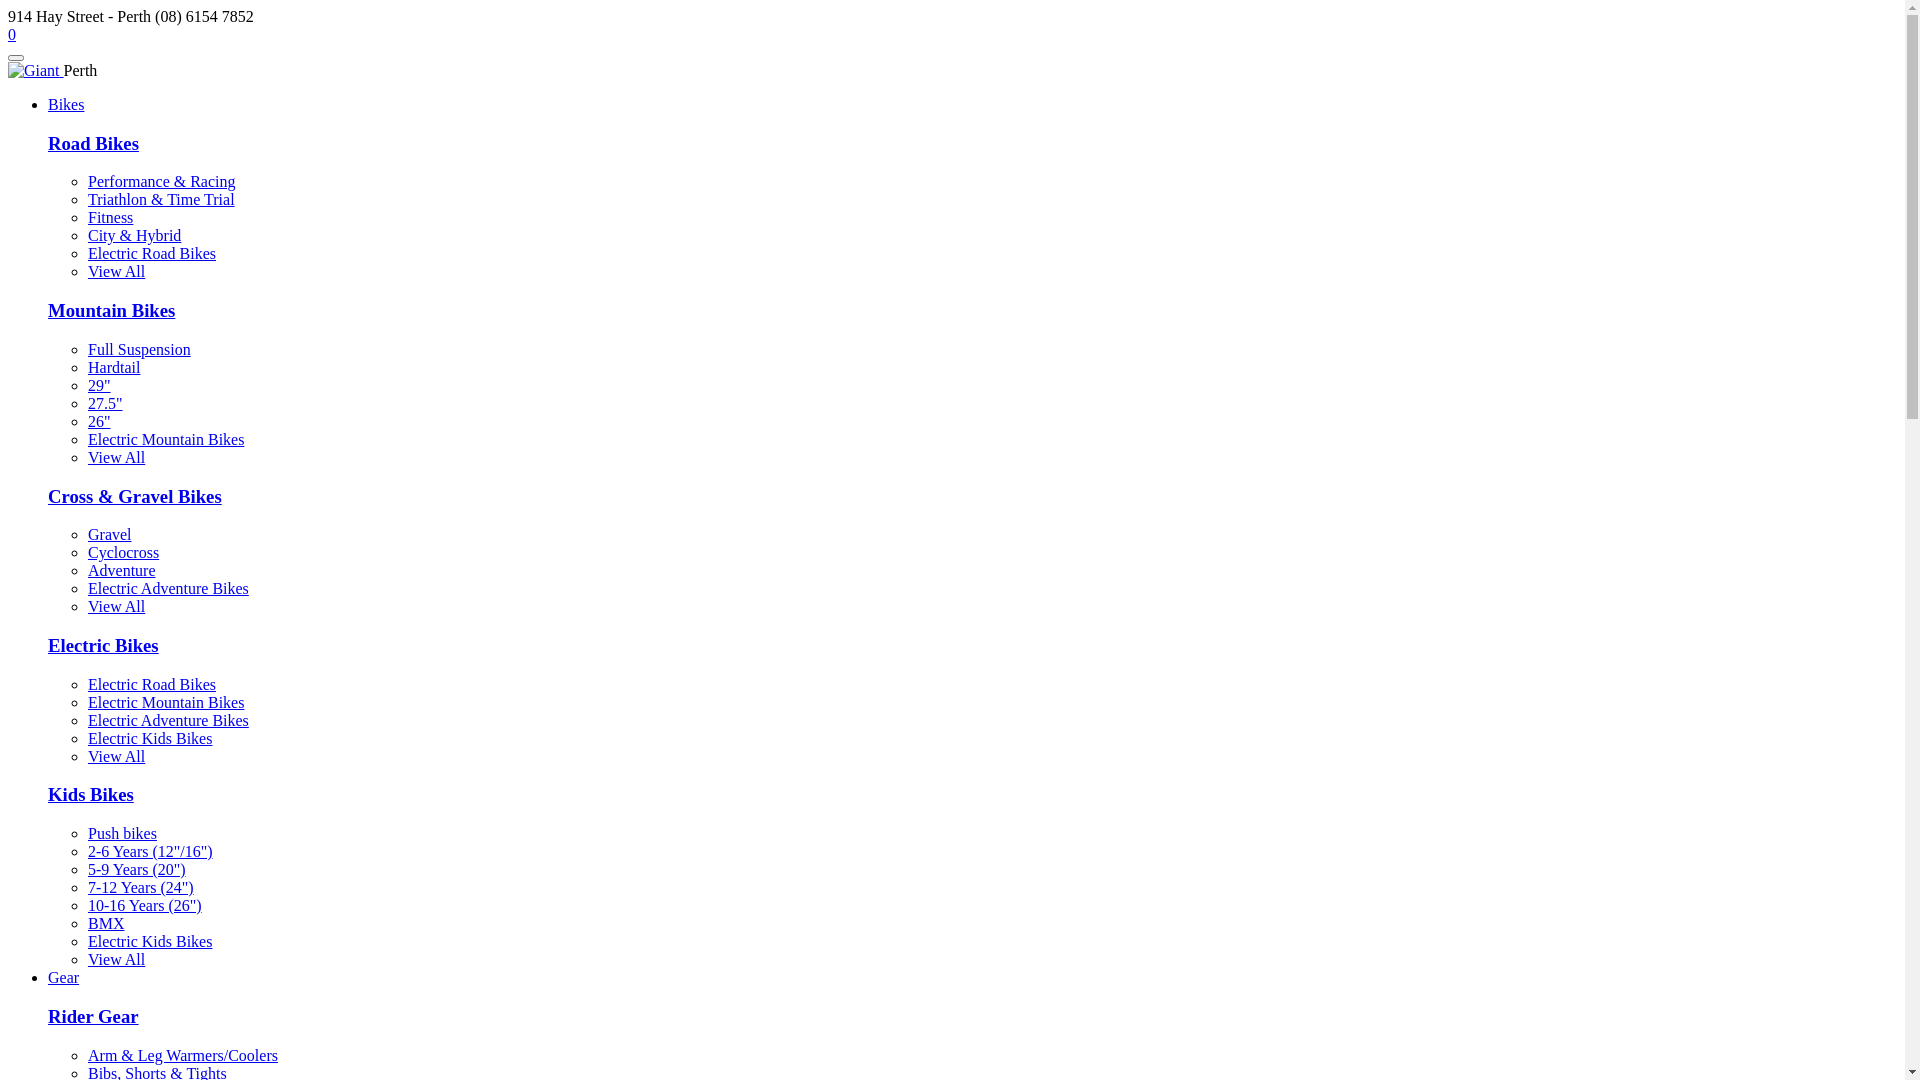 The height and width of the screenshot is (1080, 1920). Describe the element at coordinates (48, 1016) in the screenshot. I see `'Rider Gear'` at that location.